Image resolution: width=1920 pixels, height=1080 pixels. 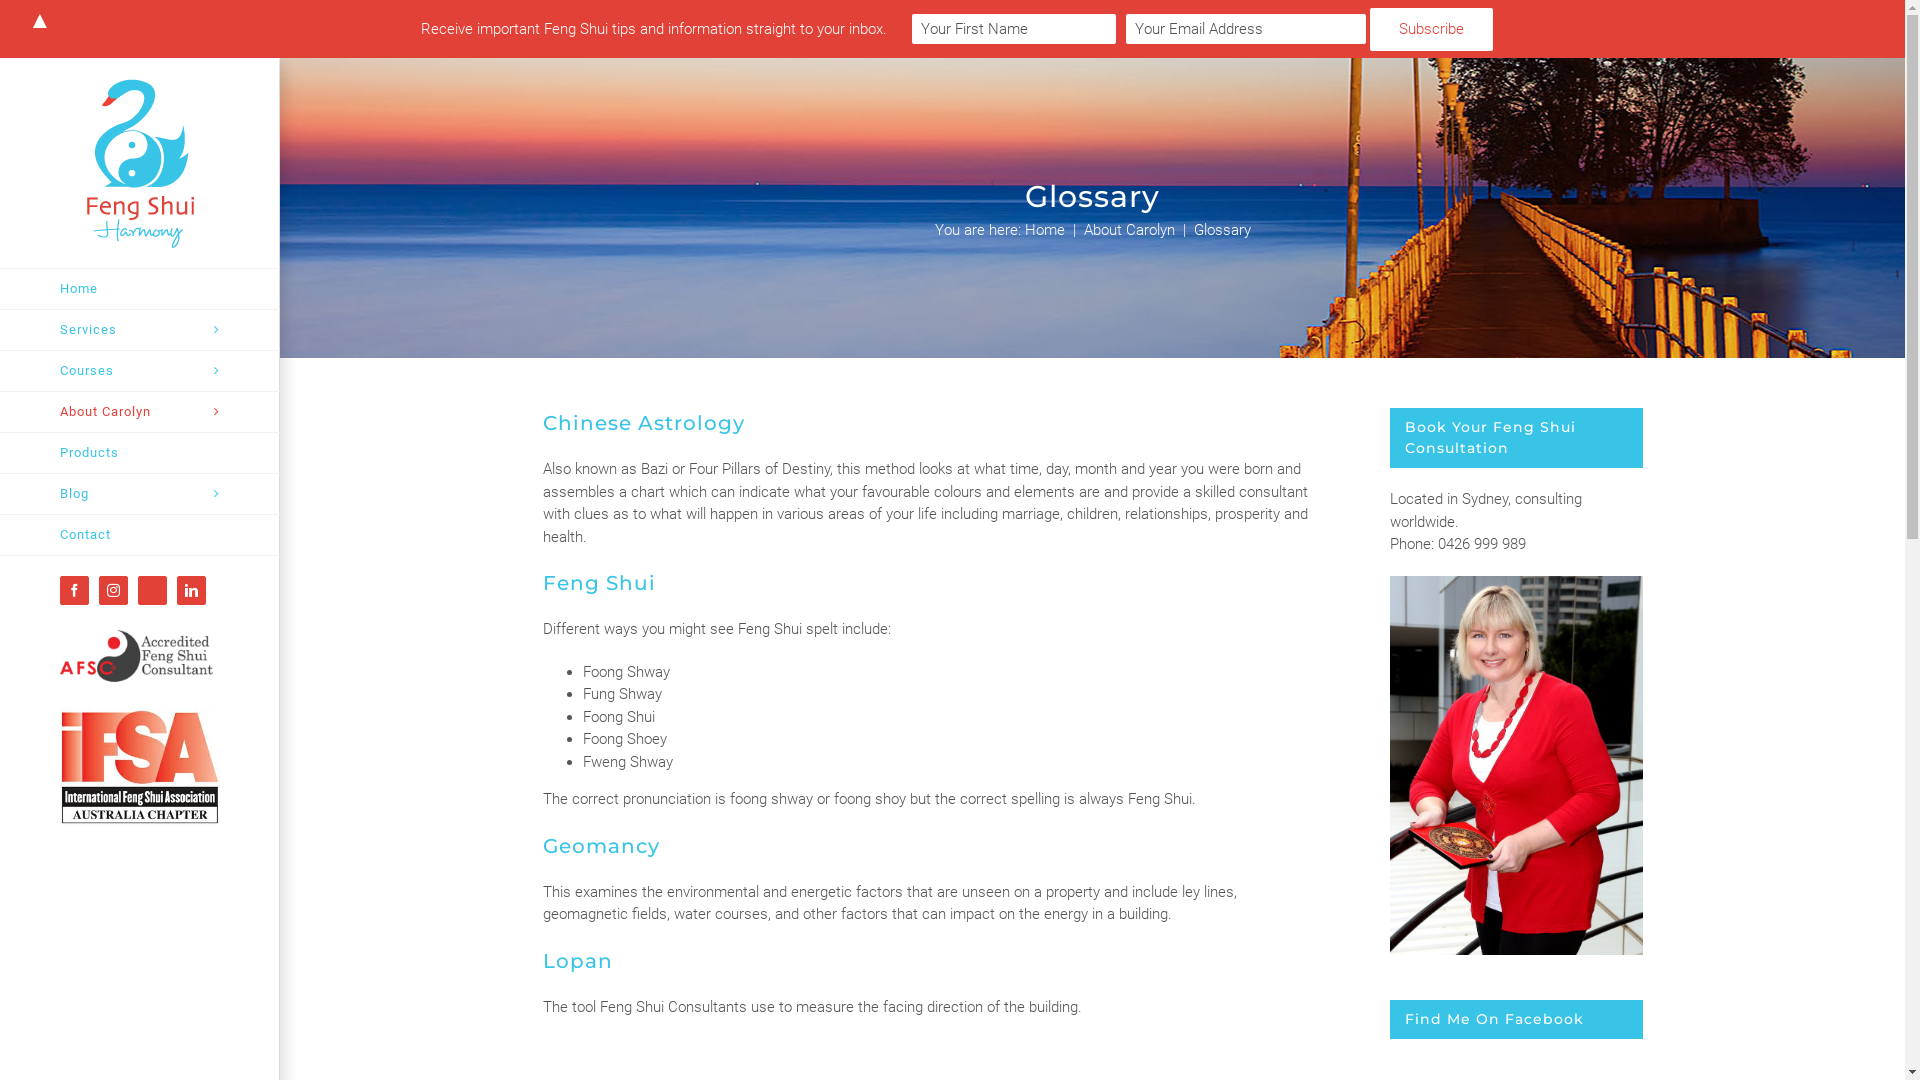 I want to click on 'Blog', so click(x=138, y=494).